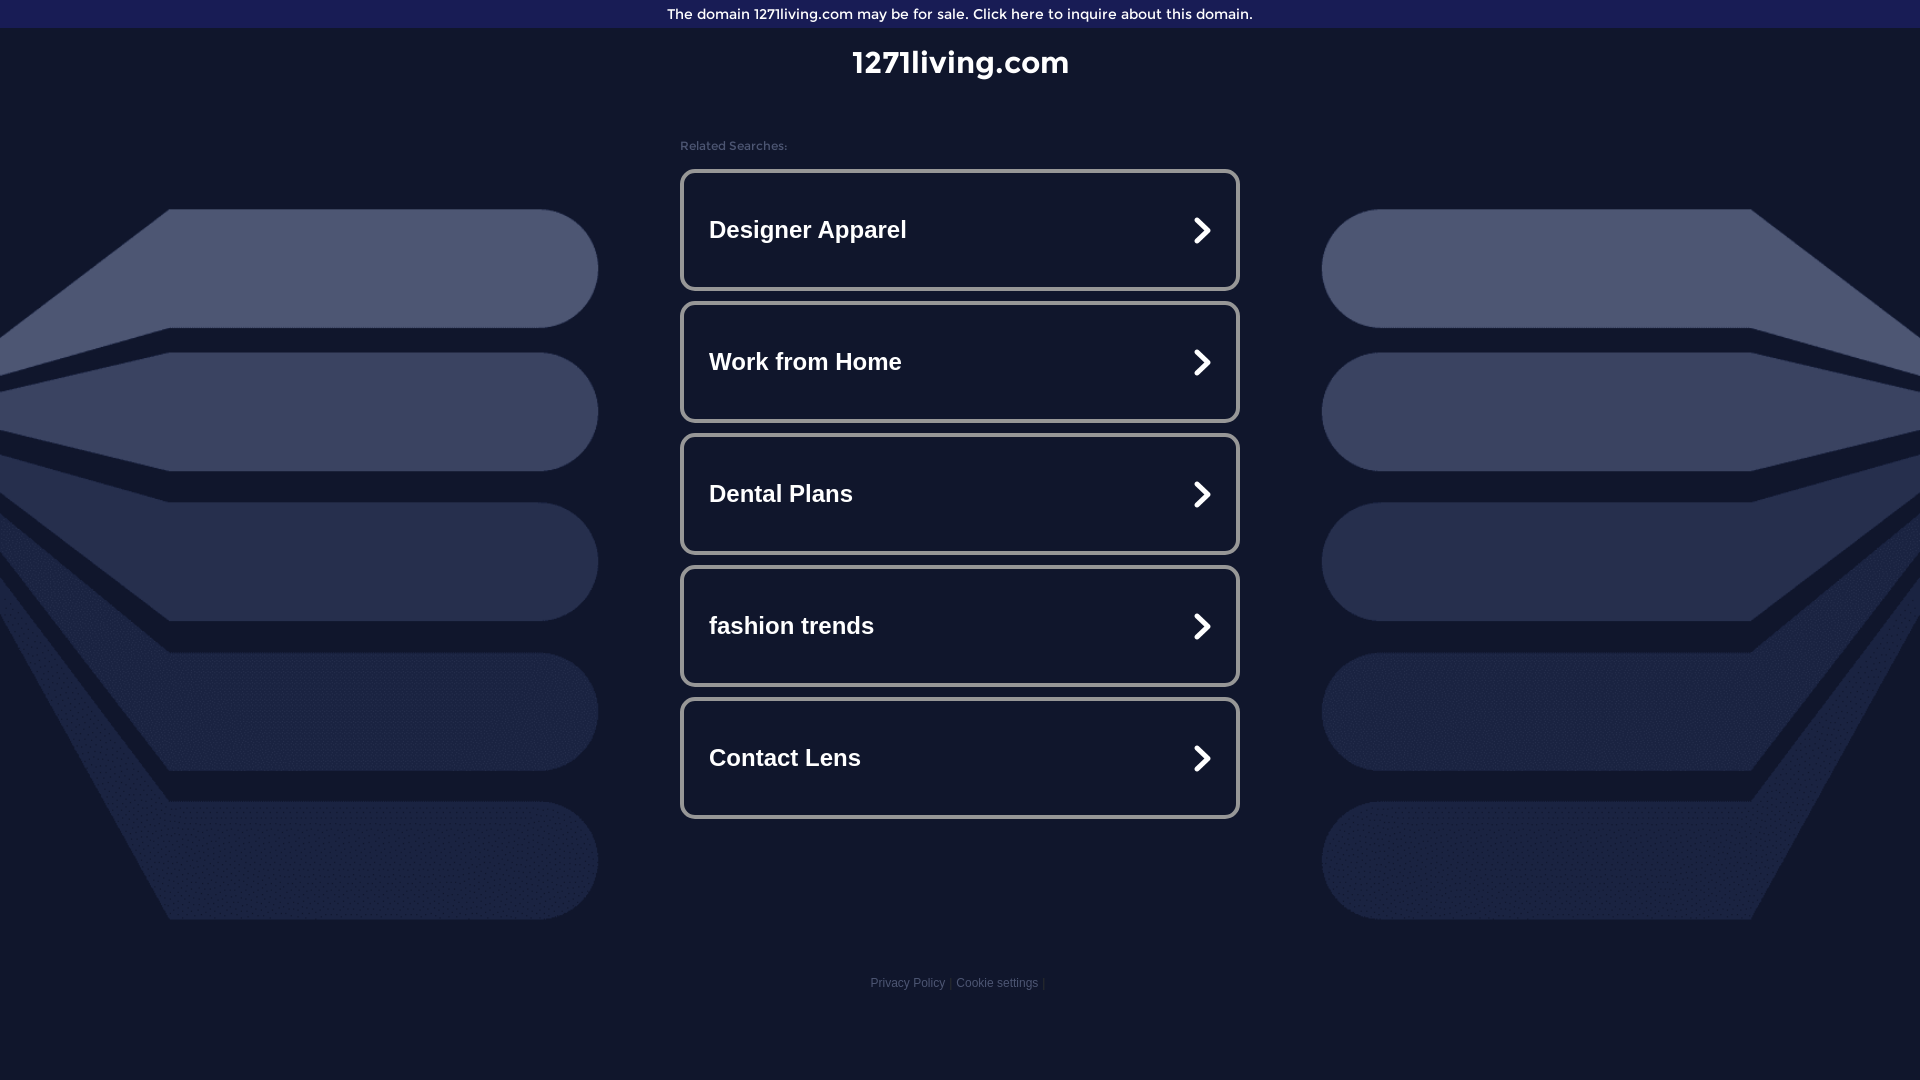  I want to click on 'Dental Plans', so click(960, 493).